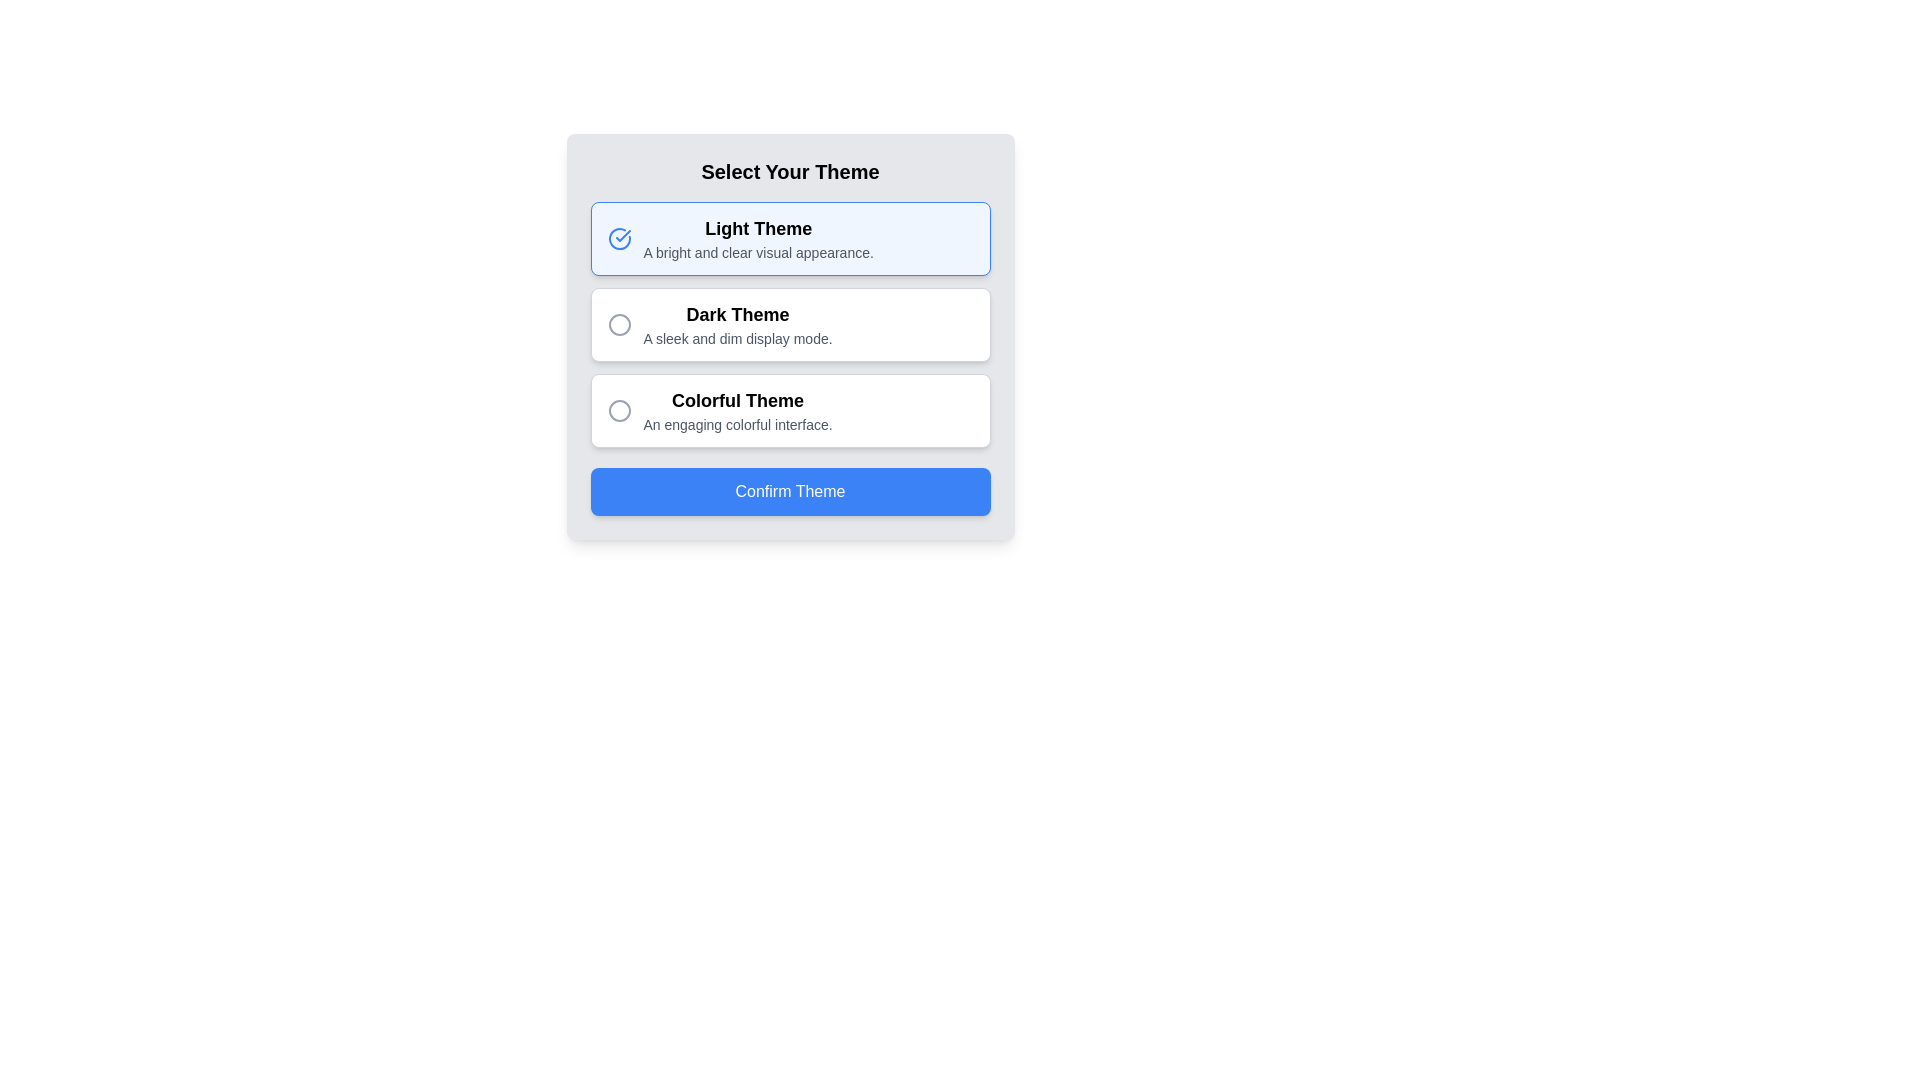  I want to click on the descriptive tagline text element located below the header text in the 'Light Theme' option card, so click(757, 252).